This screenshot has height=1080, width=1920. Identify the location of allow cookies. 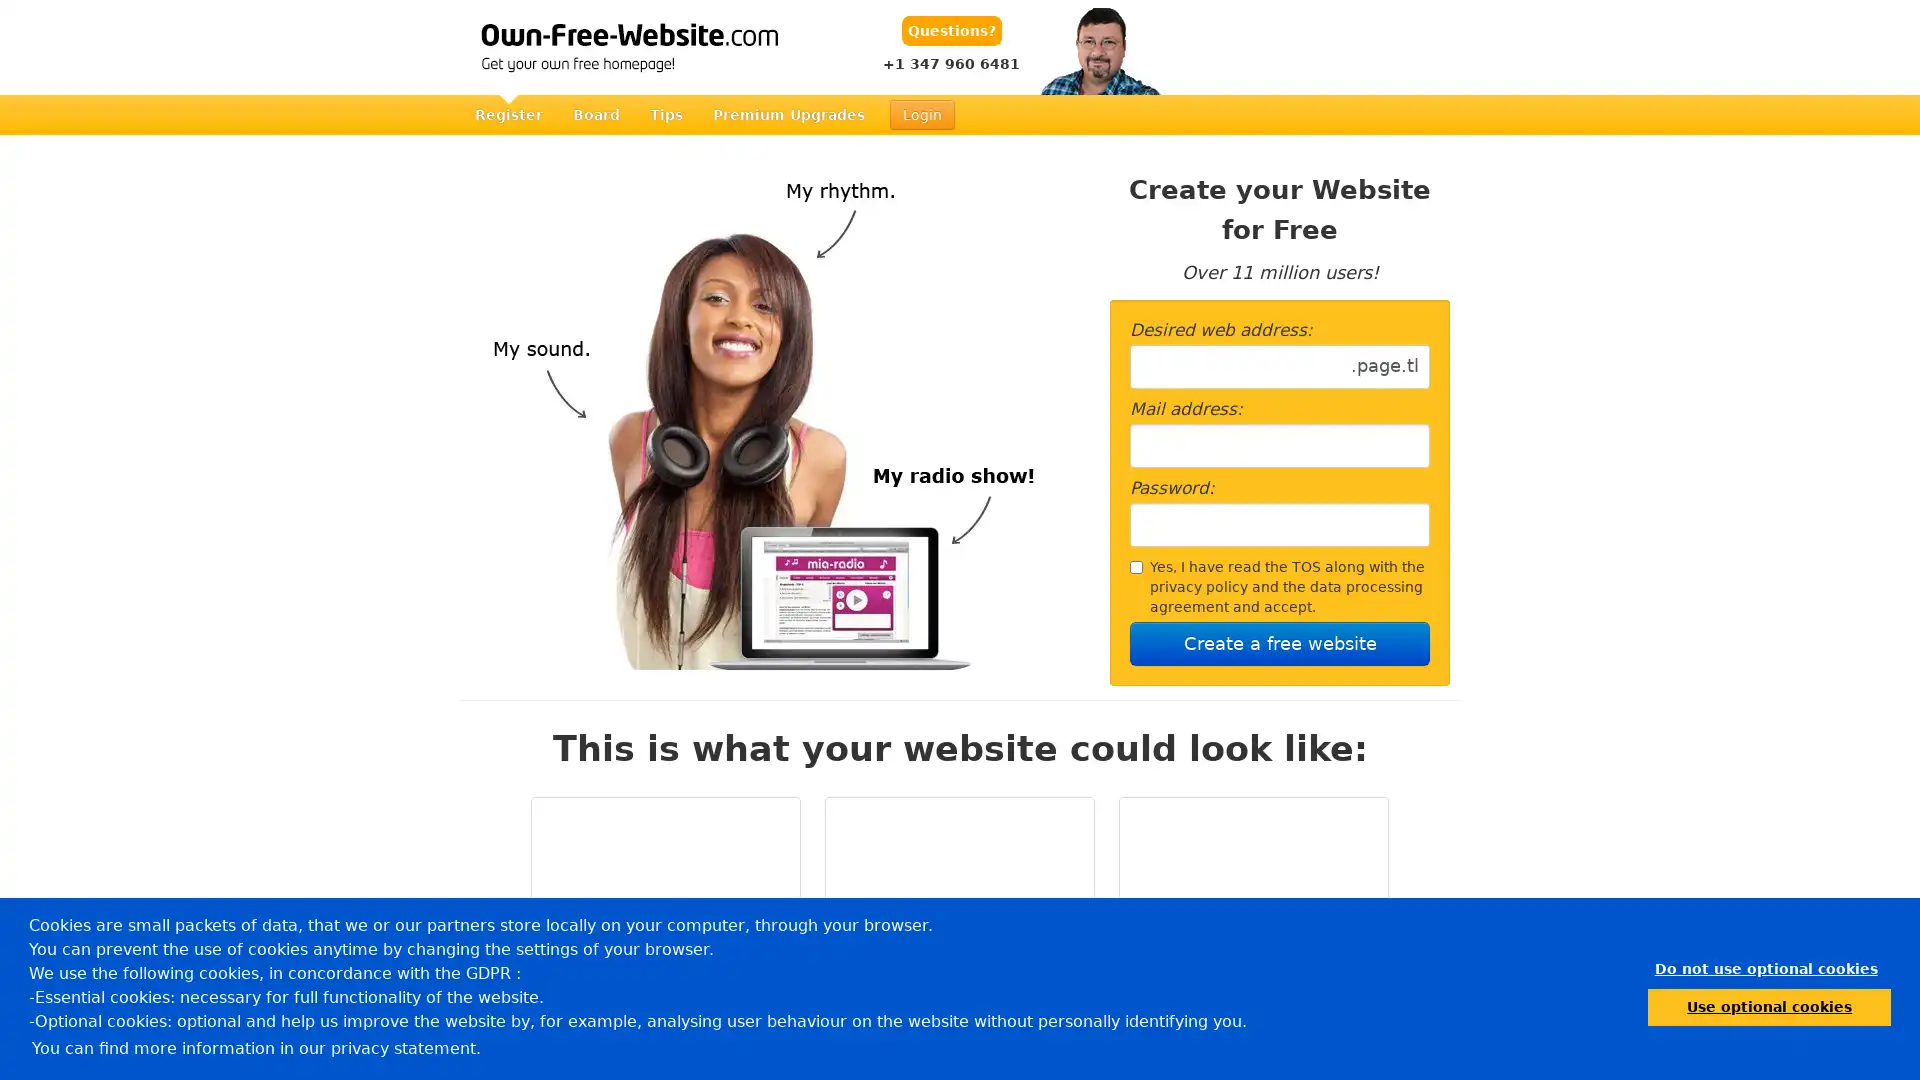
(1769, 1006).